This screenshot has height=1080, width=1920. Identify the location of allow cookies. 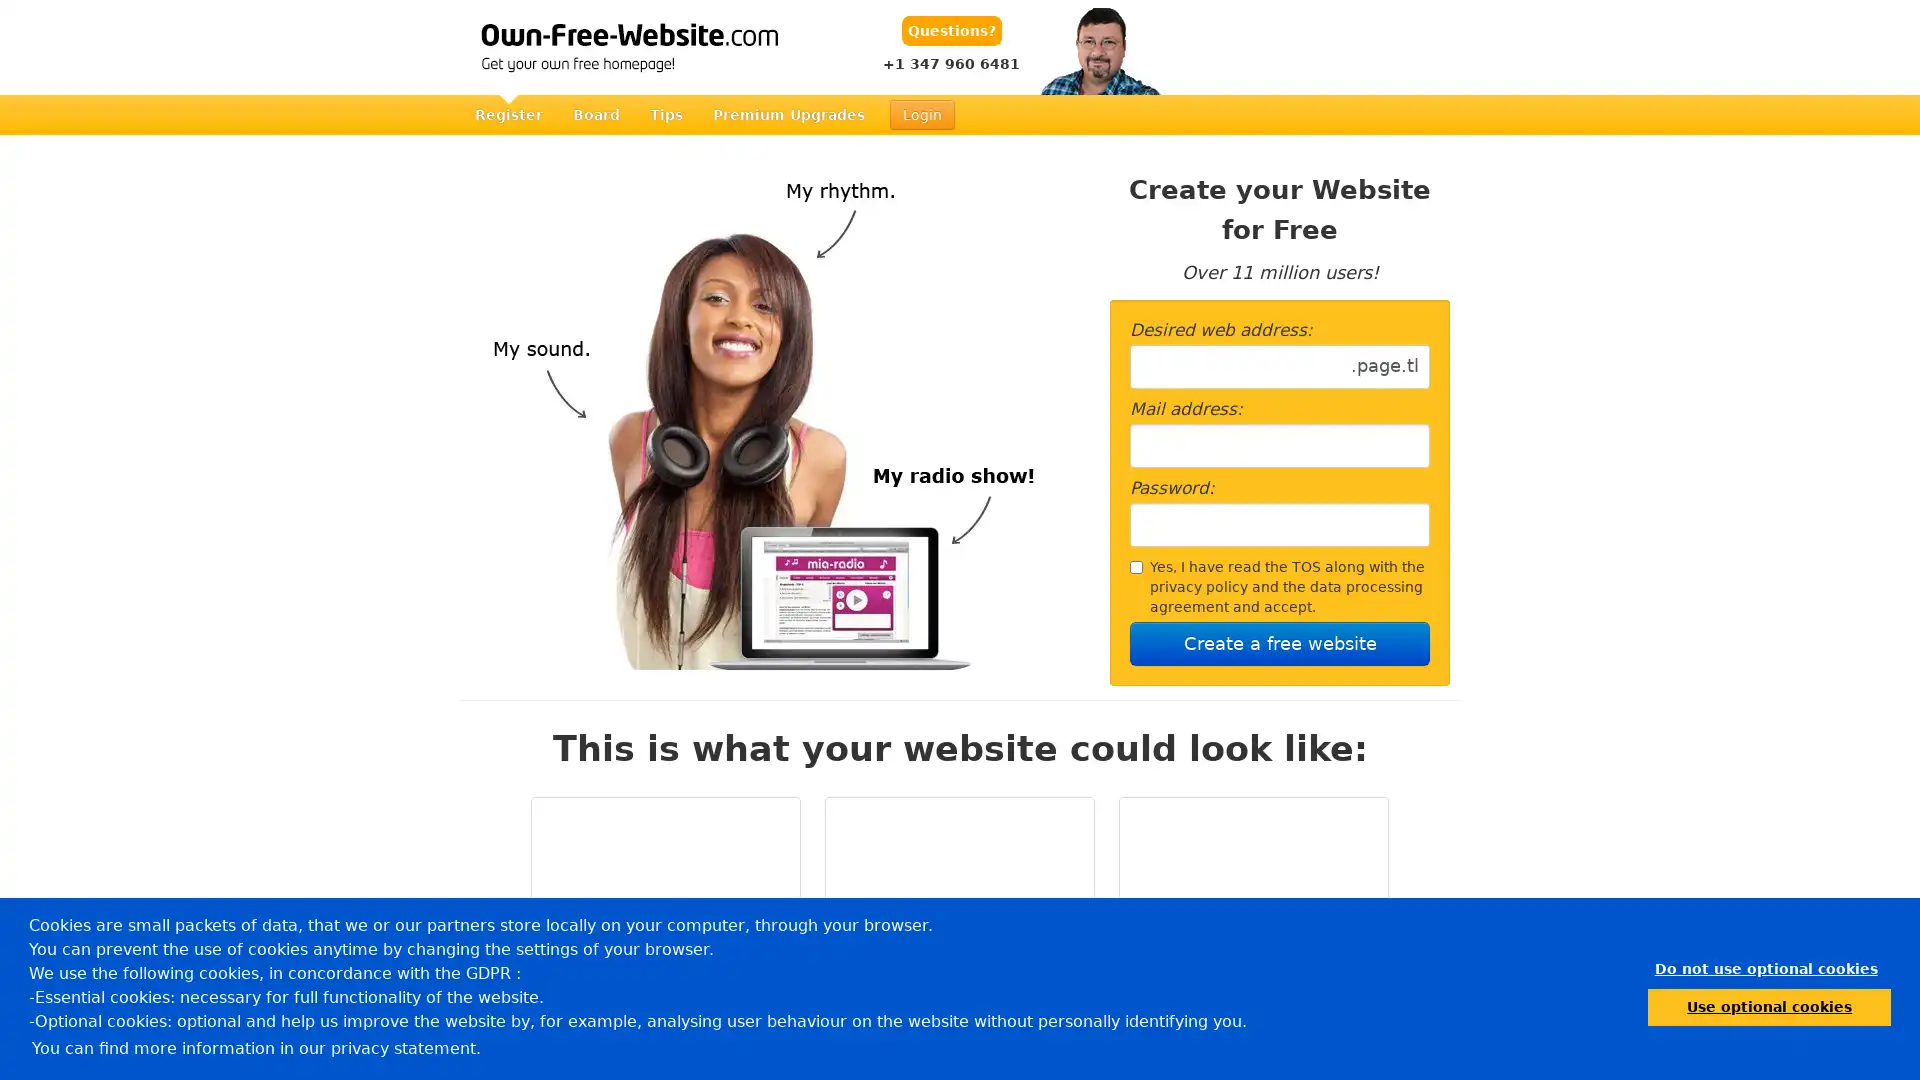
(1769, 1006).